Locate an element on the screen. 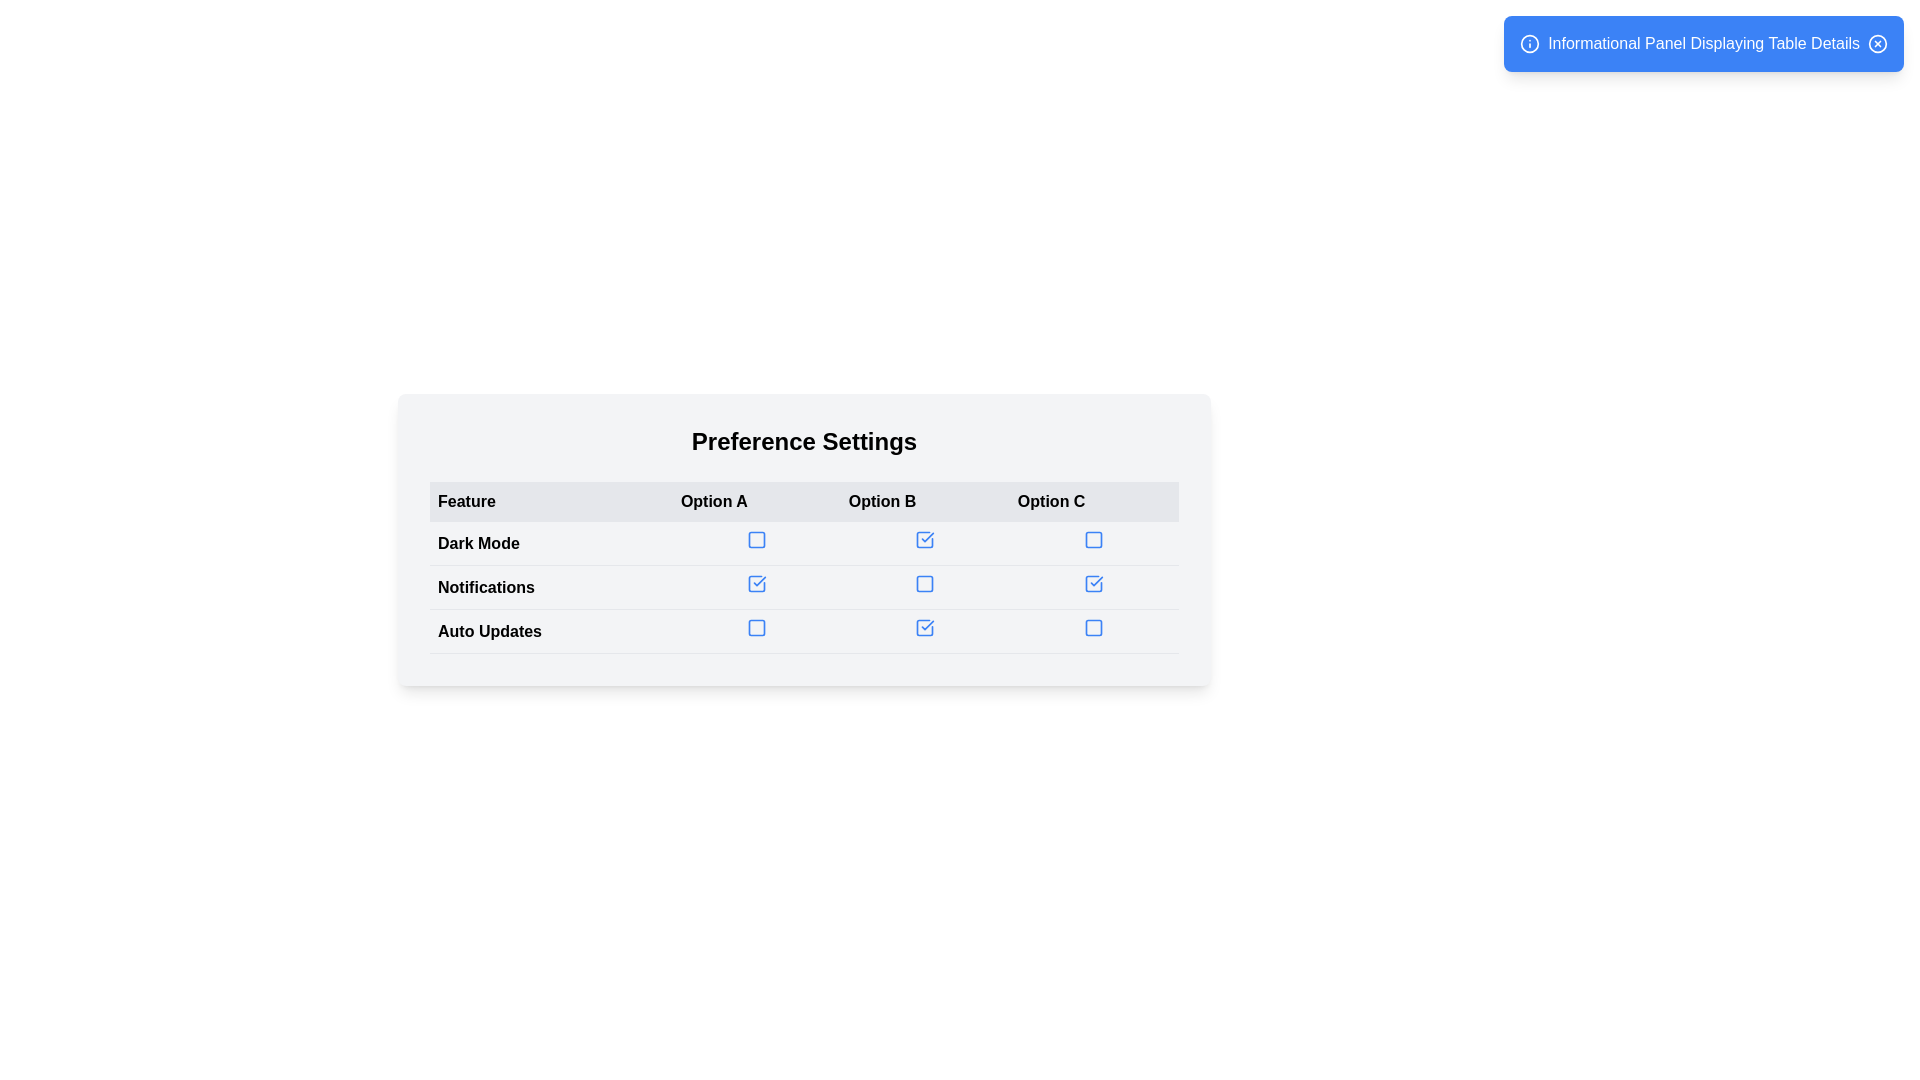 This screenshot has width=1920, height=1080. the selected checkbox with a blue outline and checkmark in the 'Notifications' row of the 'Preferences Settings' table is located at coordinates (755, 586).